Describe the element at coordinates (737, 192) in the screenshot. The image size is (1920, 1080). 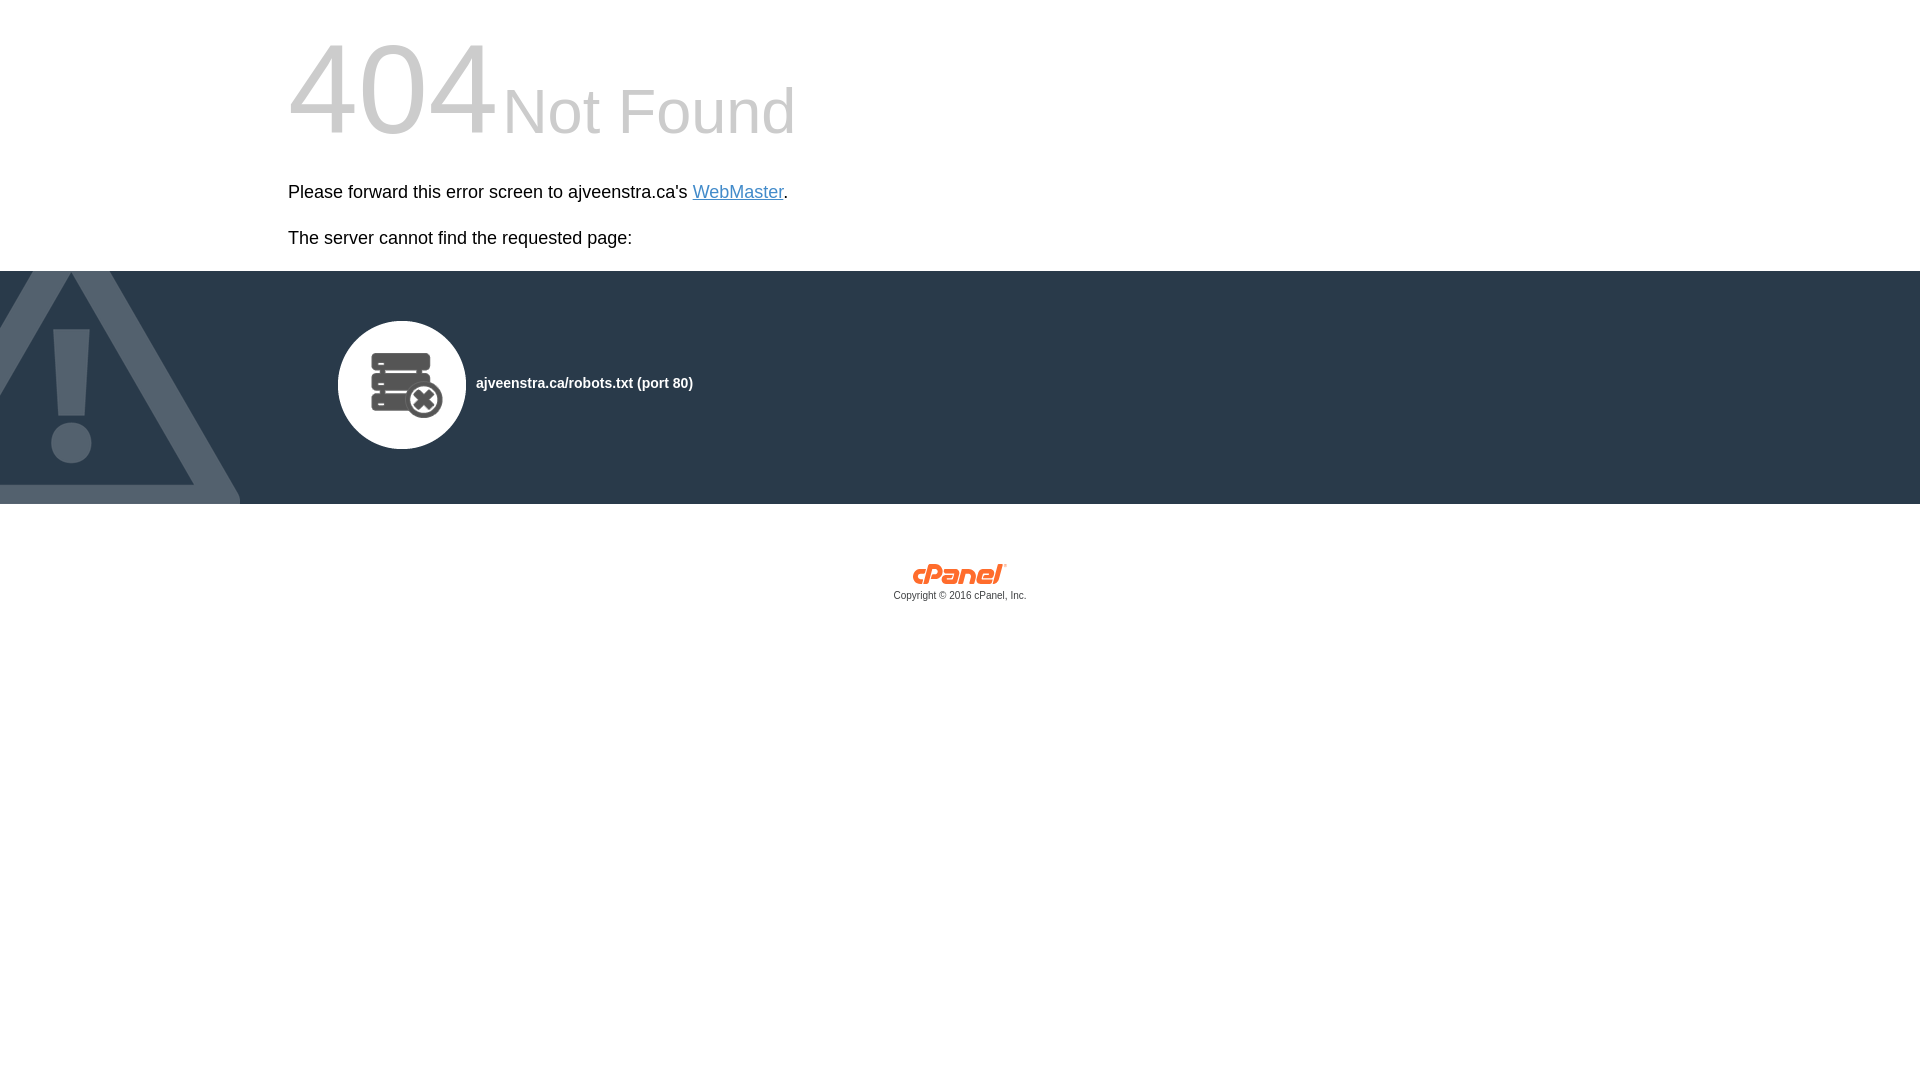
I see `'WebMaster'` at that location.